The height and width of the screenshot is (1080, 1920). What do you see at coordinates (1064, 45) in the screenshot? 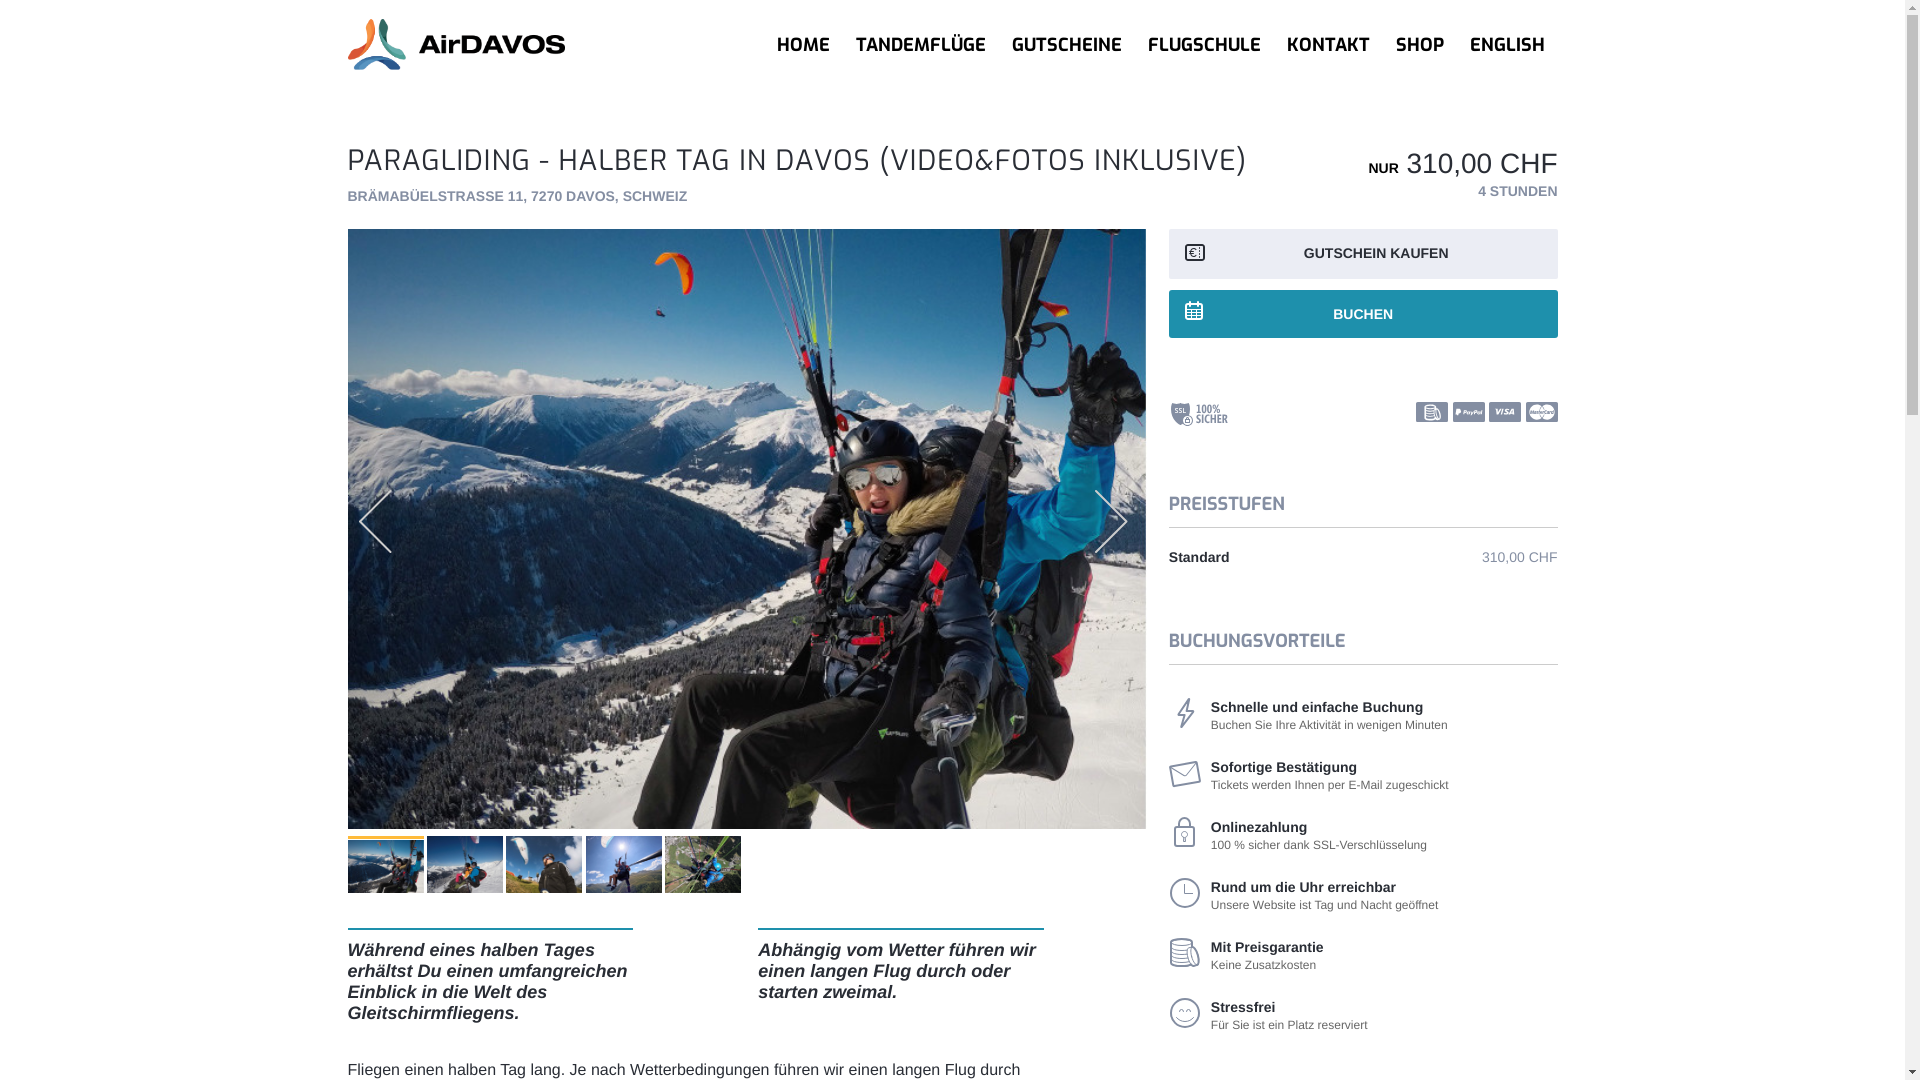
I see `'GUTSCHEINE'` at bounding box center [1064, 45].